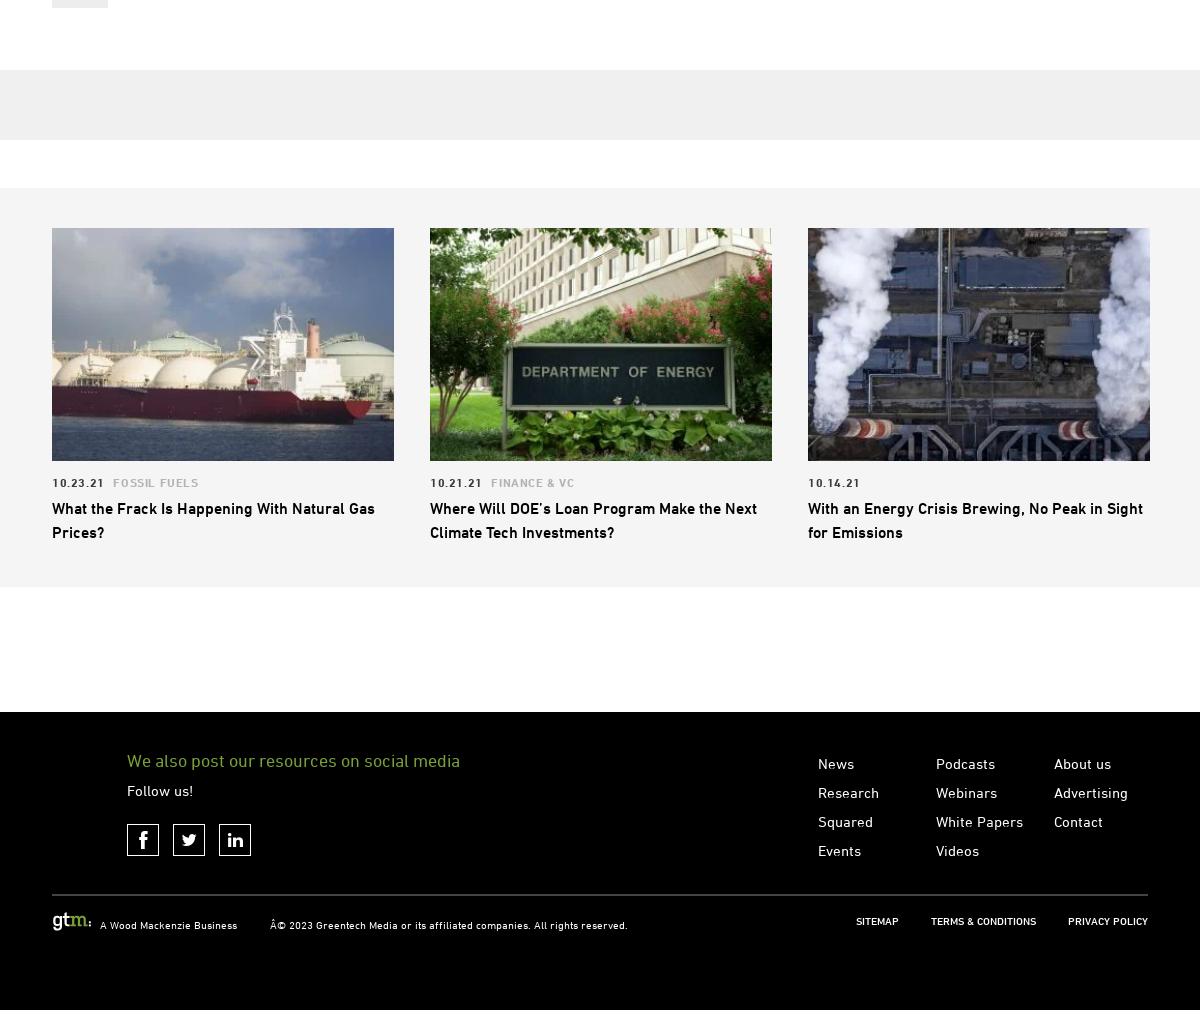  I want to click on '10.23.21', so click(80, 565).